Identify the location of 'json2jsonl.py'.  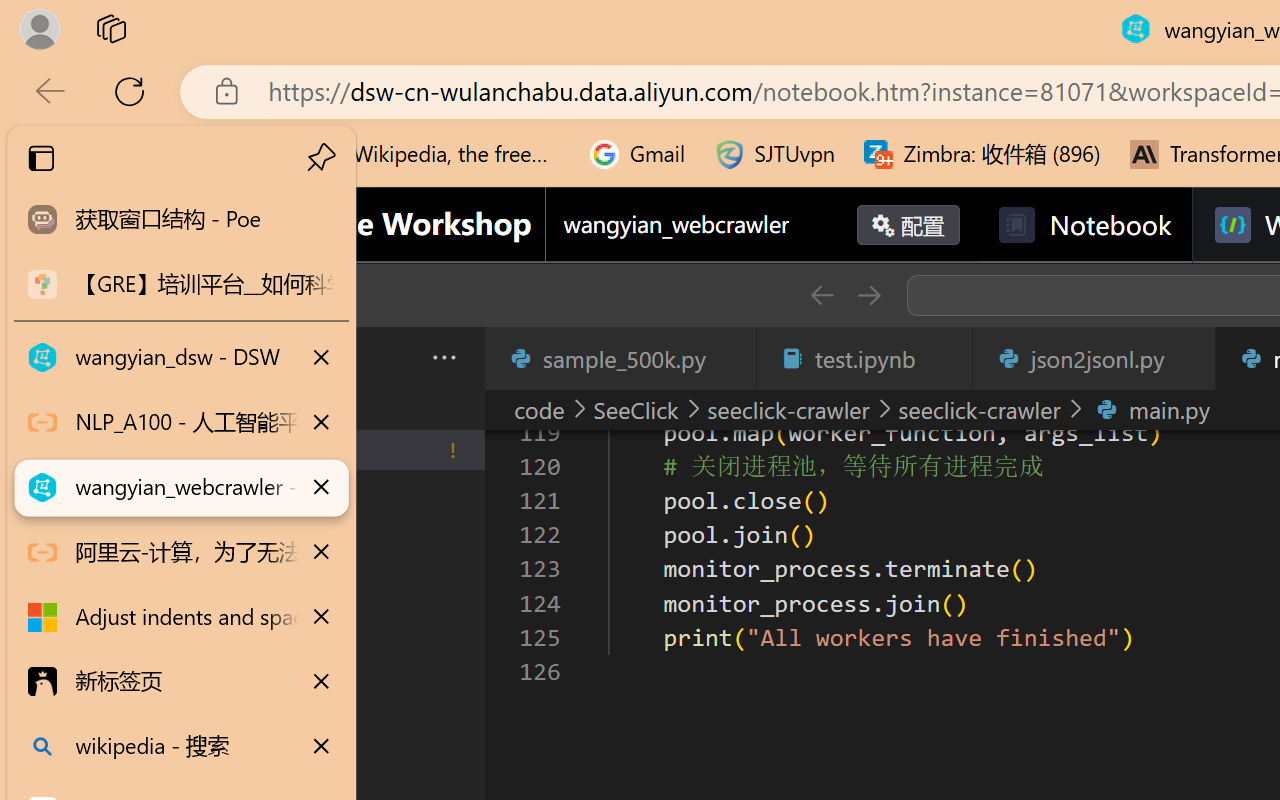
(1092, 358).